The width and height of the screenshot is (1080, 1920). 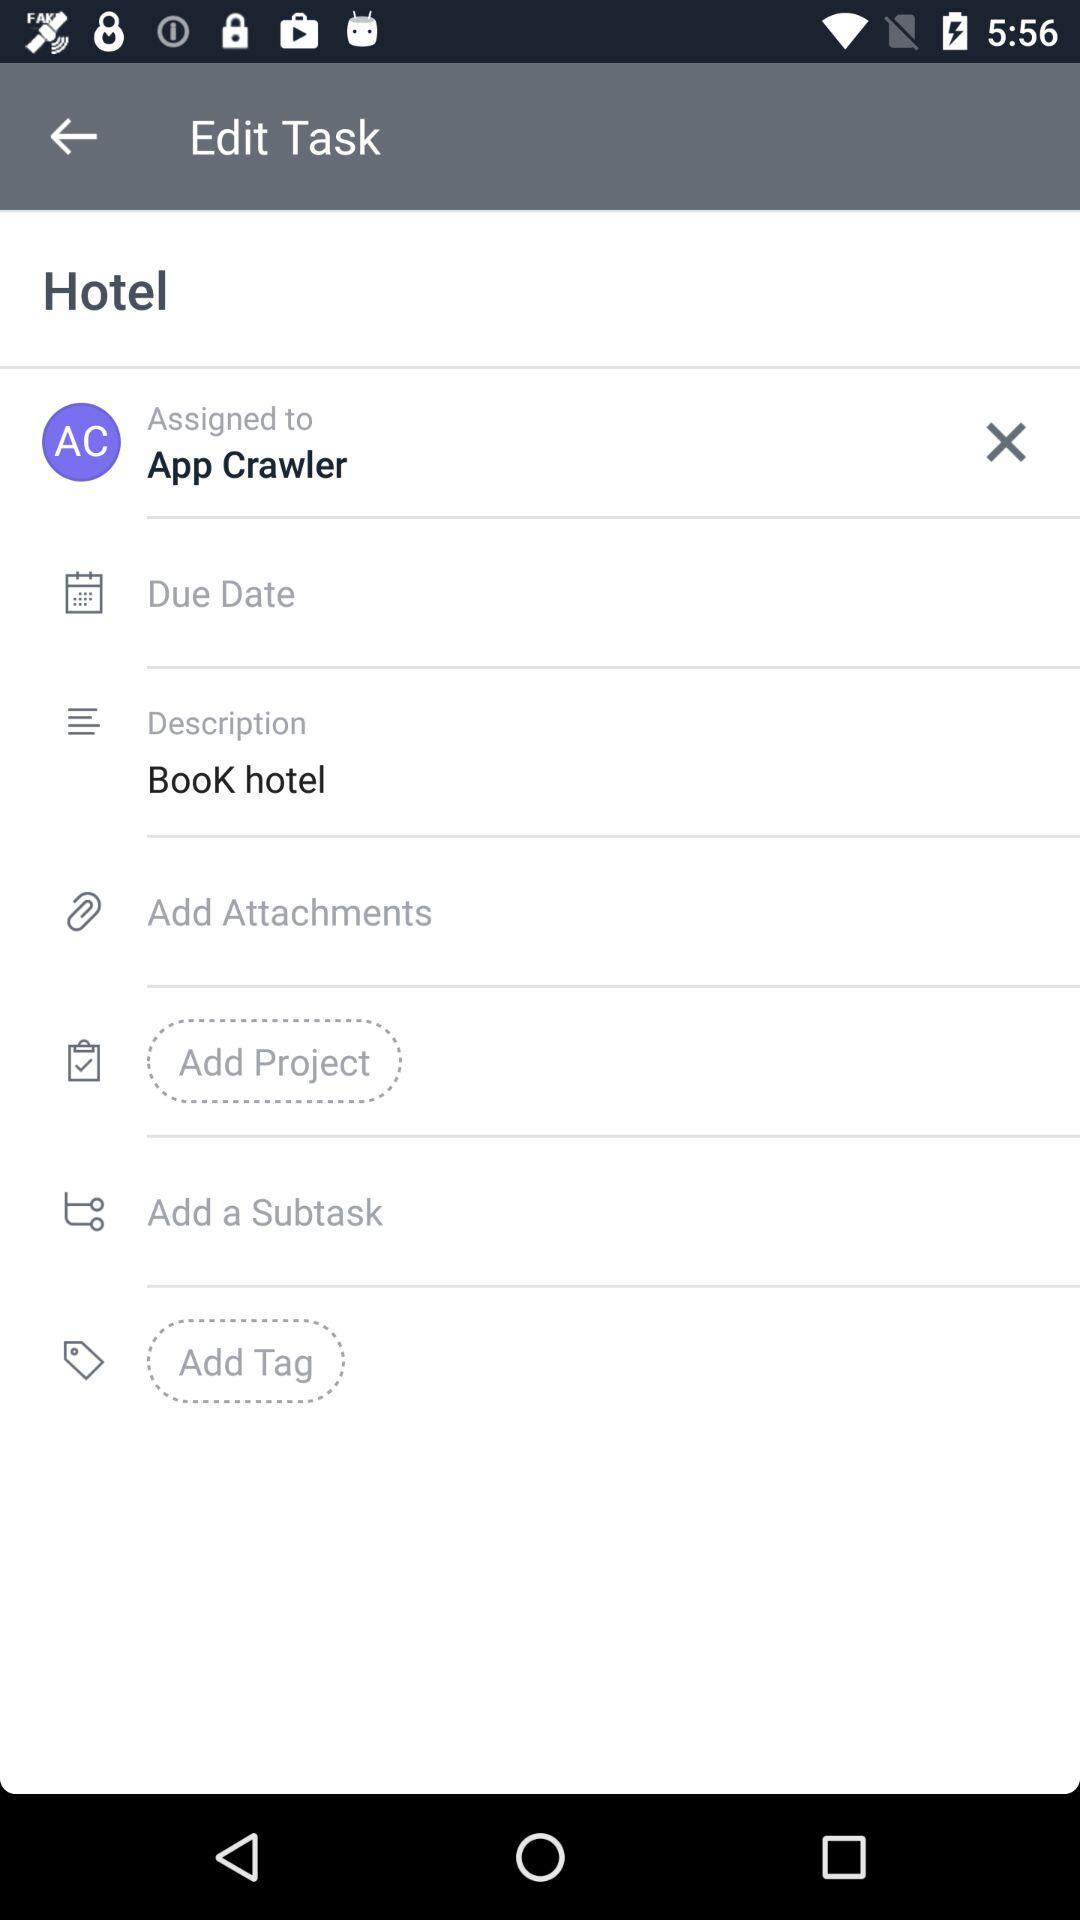 I want to click on book hotel item, so click(x=612, y=777).